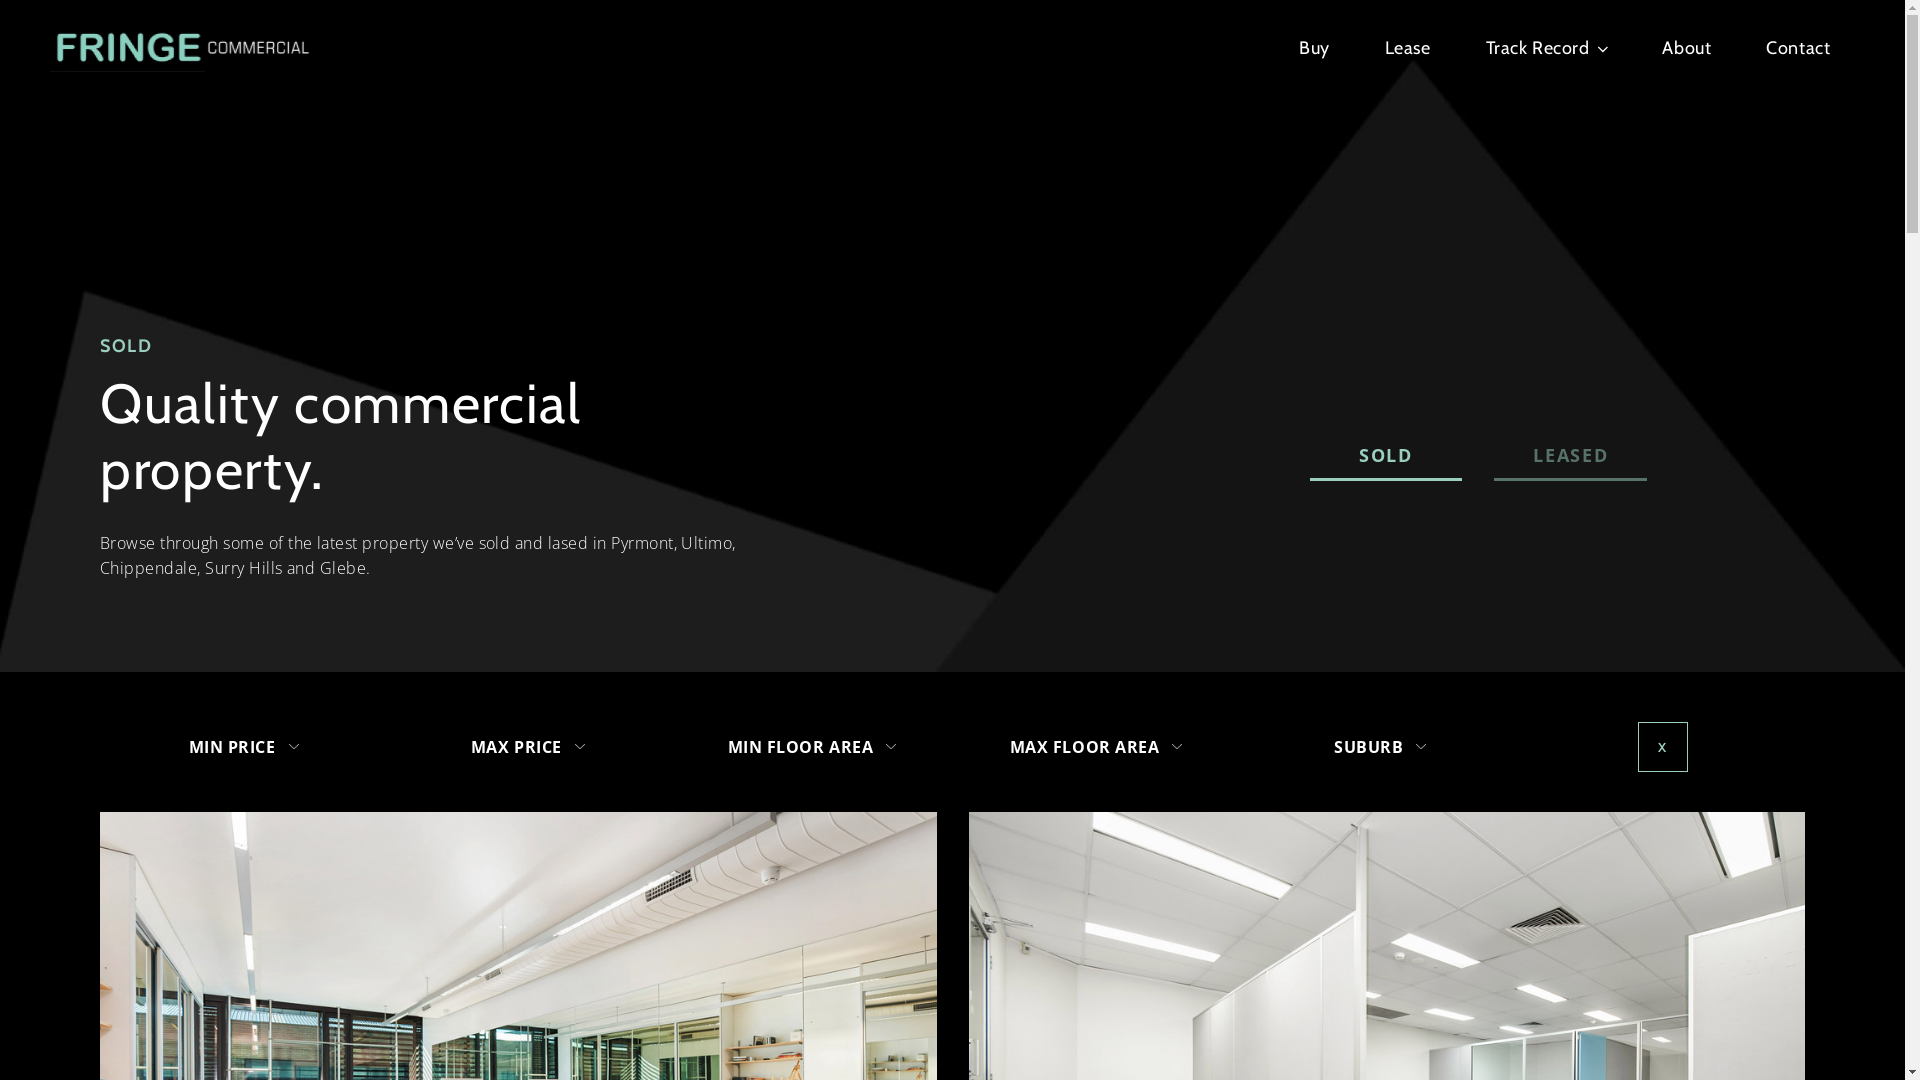 Image resolution: width=1920 pixels, height=1080 pixels. I want to click on 'LEASED', so click(1569, 456).